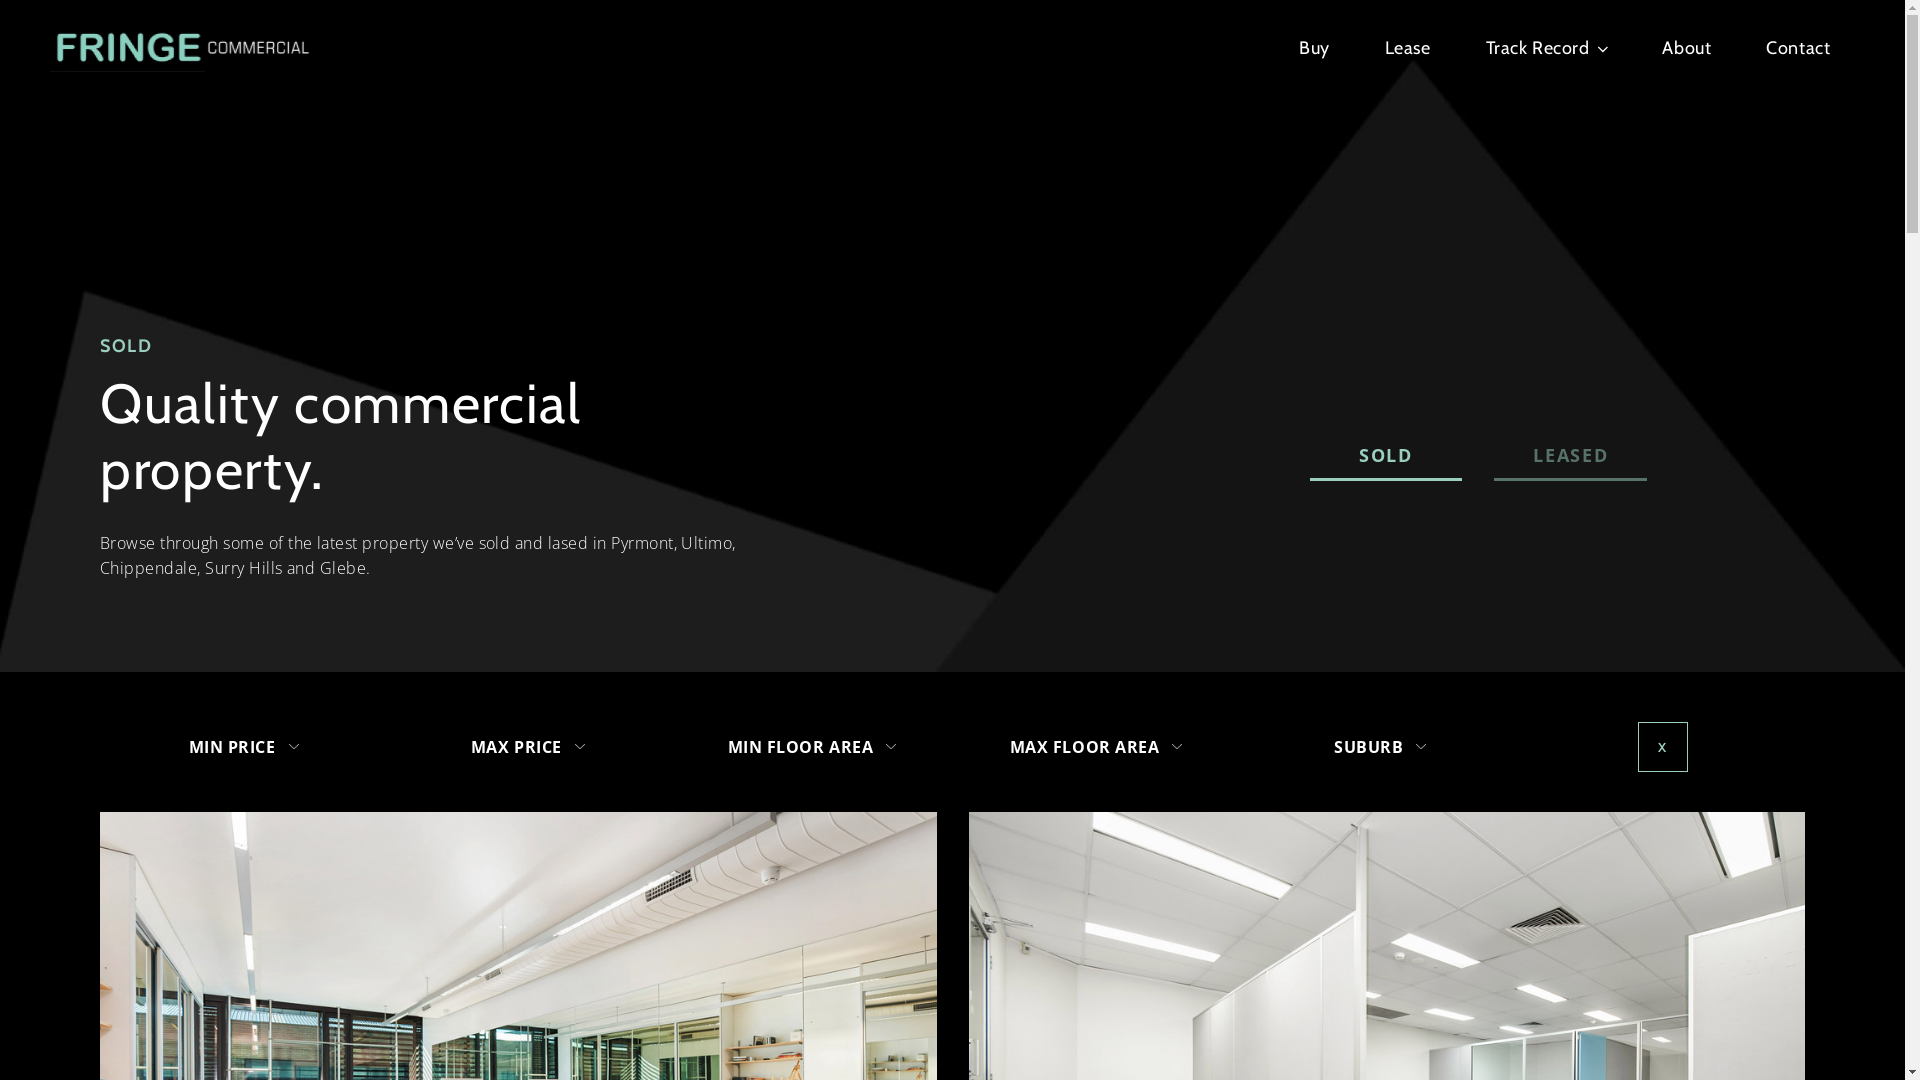 Image resolution: width=1920 pixels, height=1080 pixels. I want to click on 'LEASED', so click(1569, 456).